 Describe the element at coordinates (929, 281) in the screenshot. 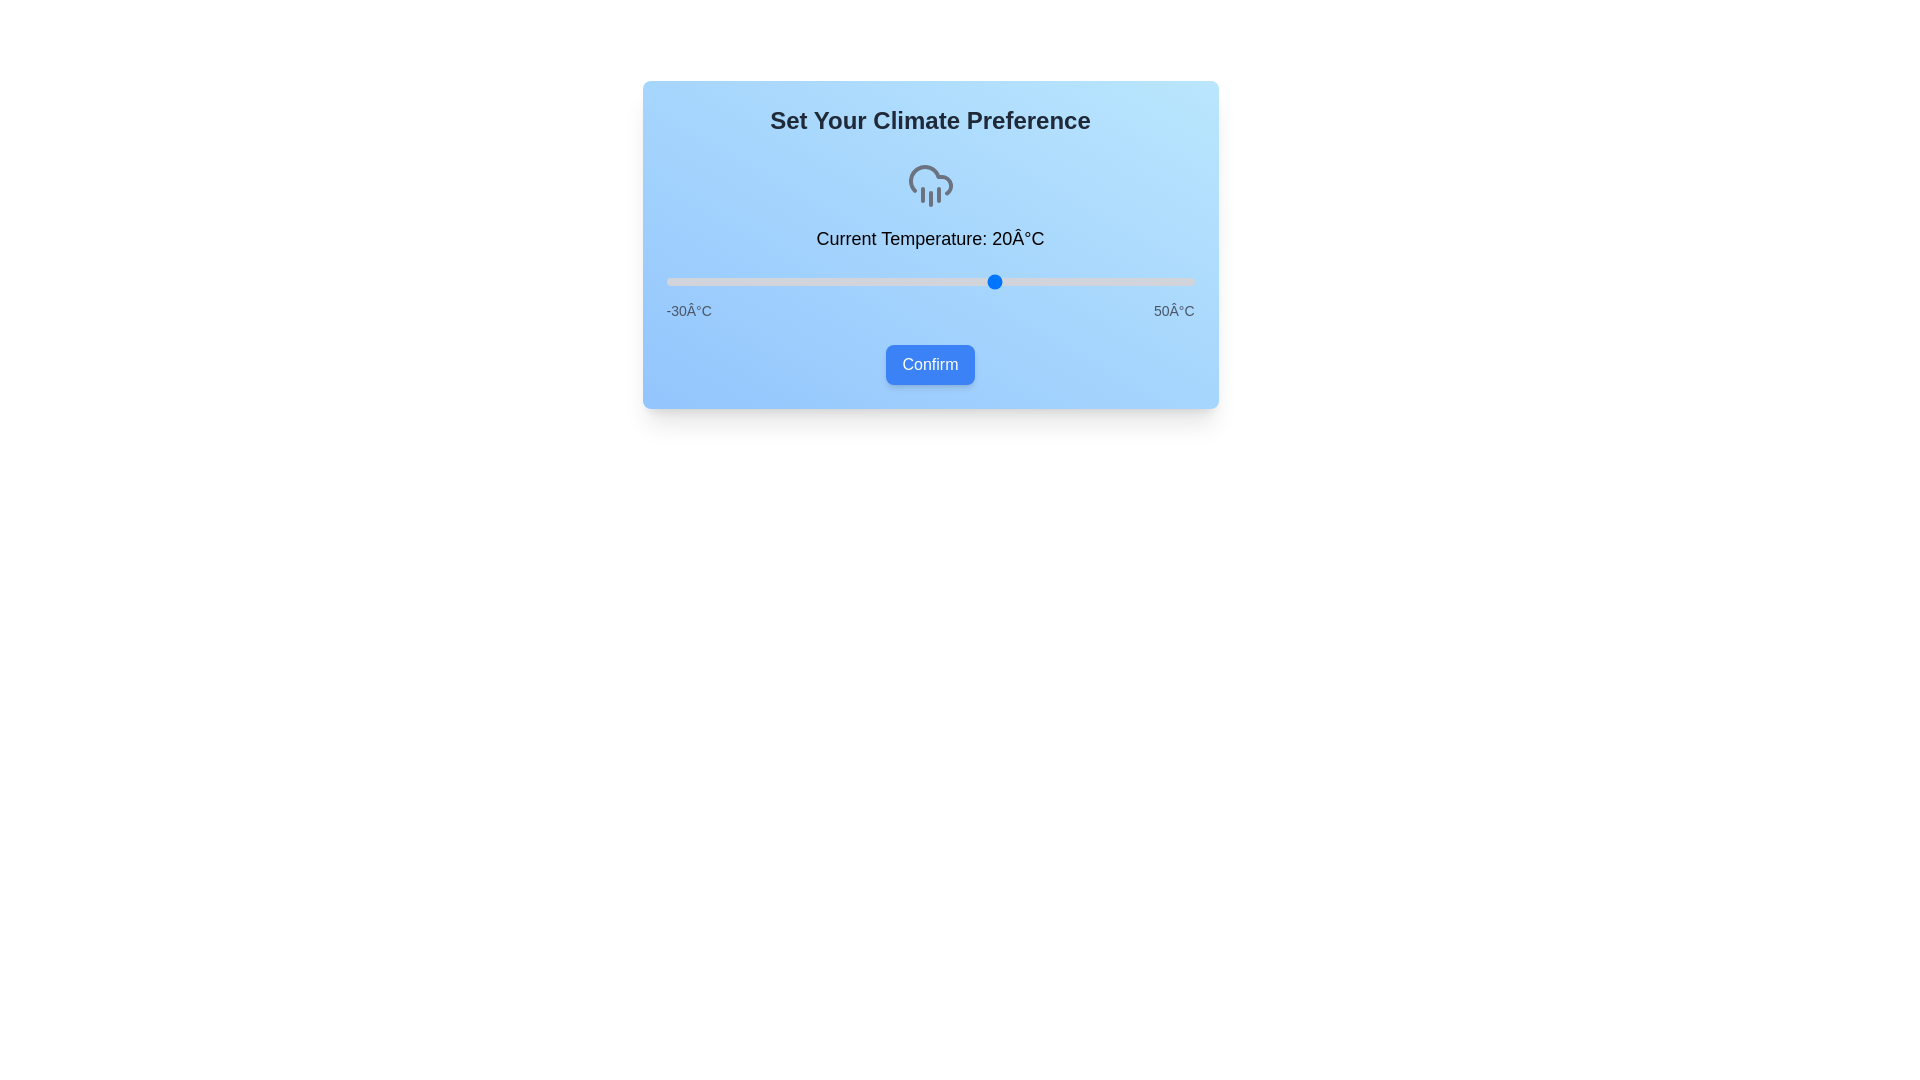

I see `the slider to observe the cursor change` at that location.